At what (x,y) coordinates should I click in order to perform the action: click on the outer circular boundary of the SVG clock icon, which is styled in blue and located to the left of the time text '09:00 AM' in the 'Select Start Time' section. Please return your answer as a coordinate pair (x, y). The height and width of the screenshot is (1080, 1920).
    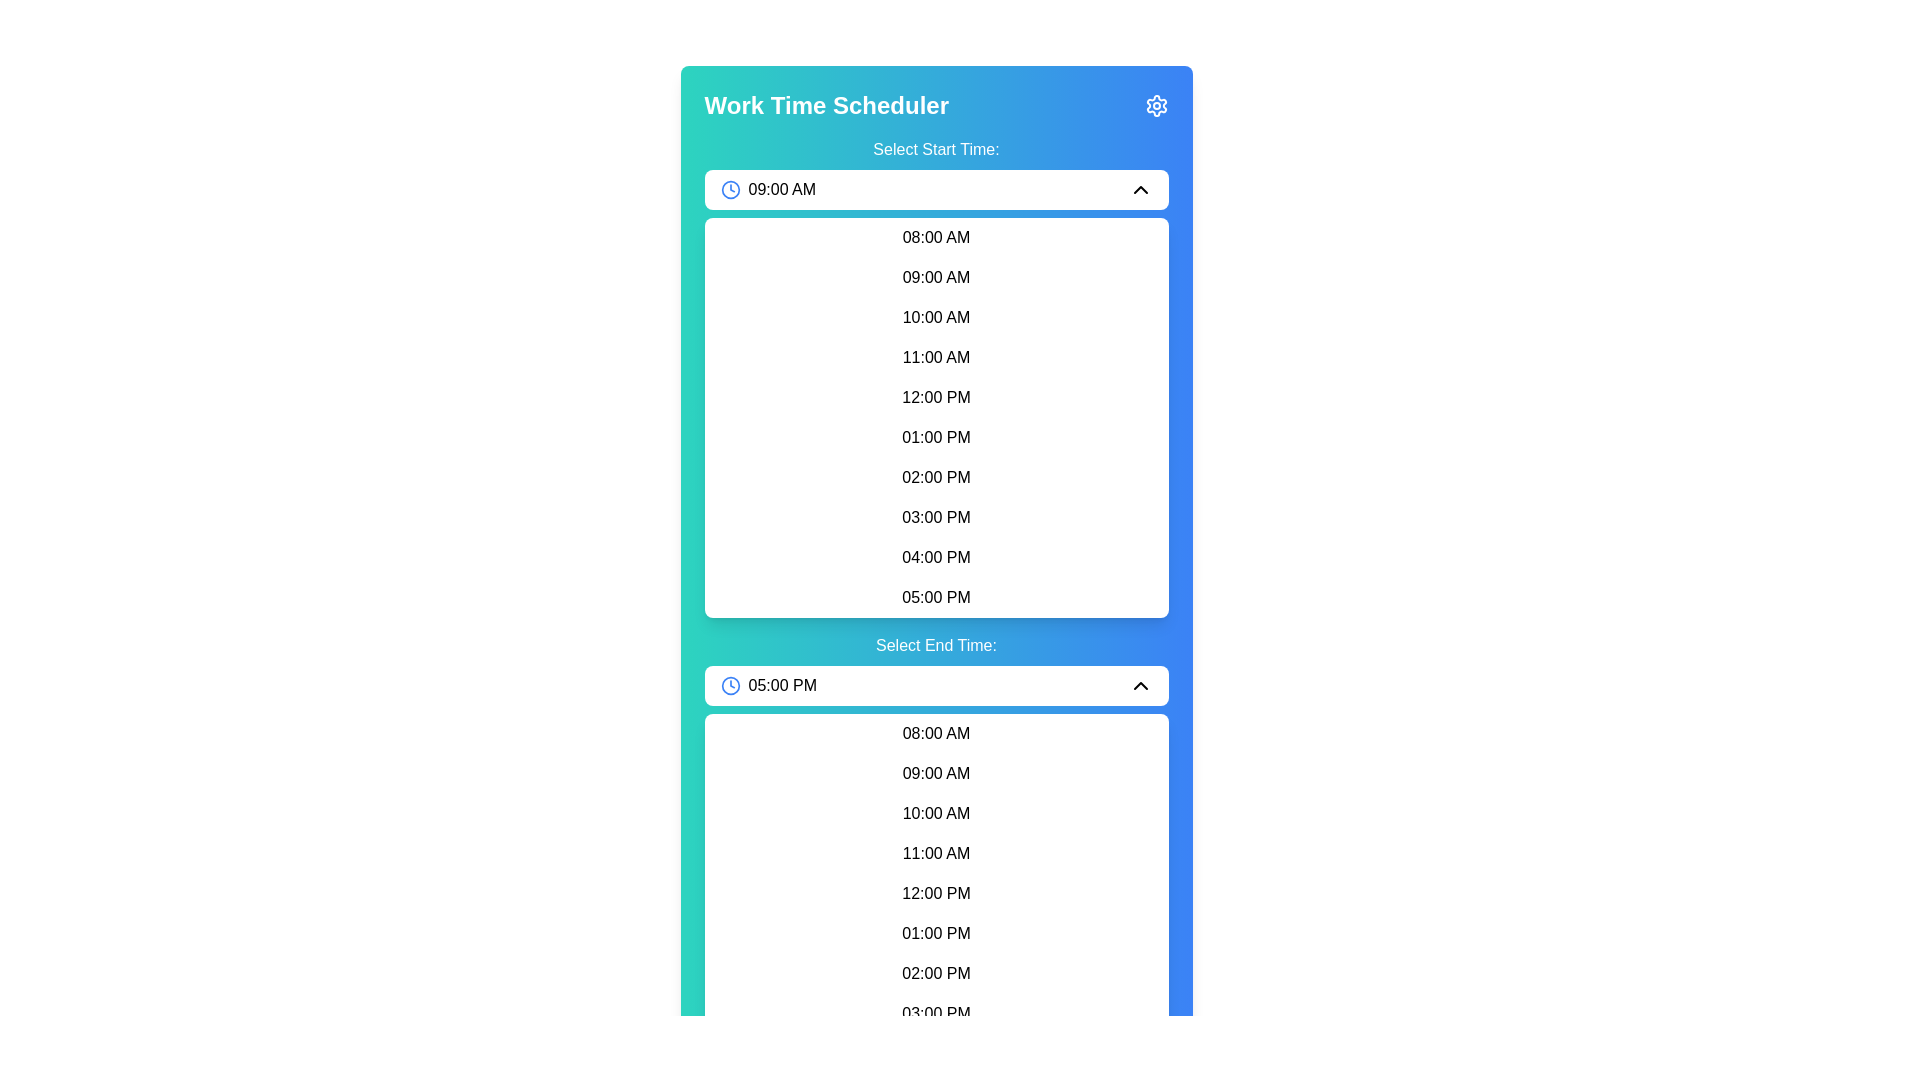
    Looking at the image, I should click on (729, 189).